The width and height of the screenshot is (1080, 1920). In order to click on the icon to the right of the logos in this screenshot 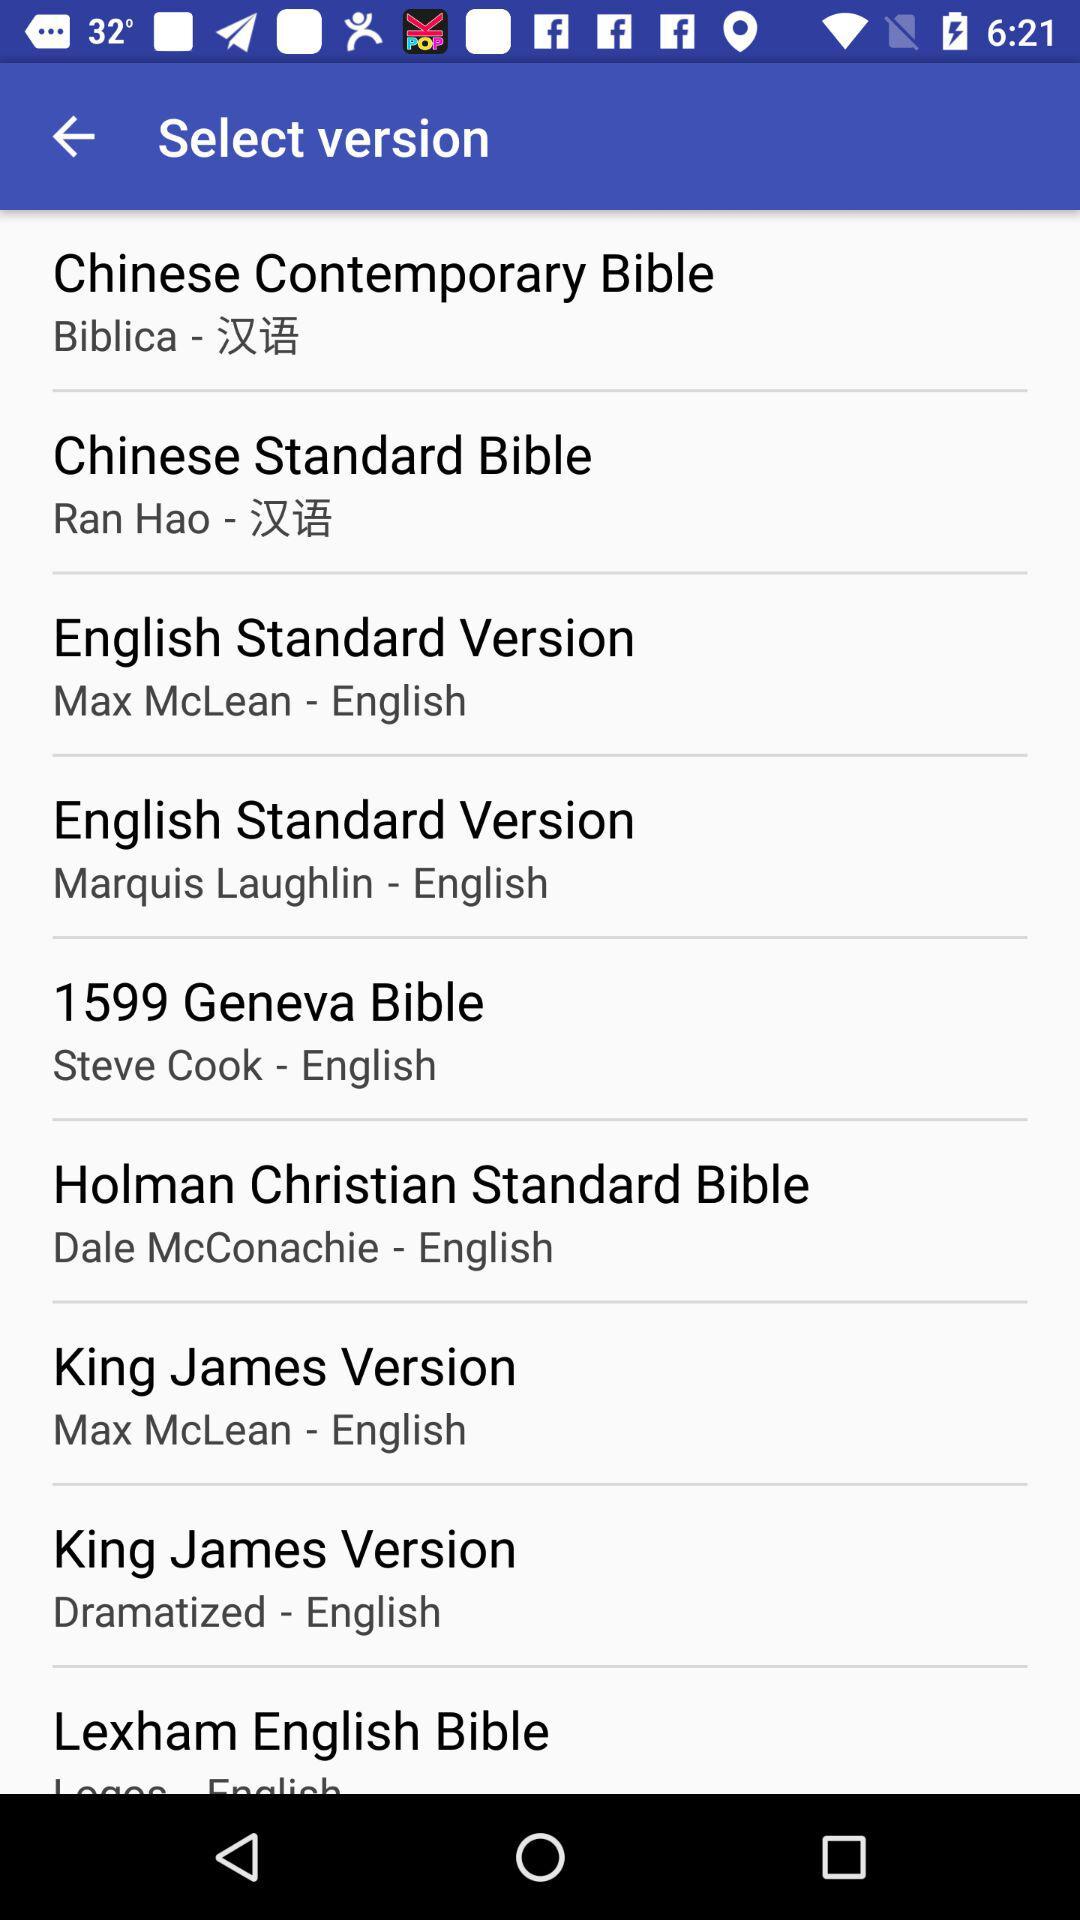, I will do `click(187, 1779)`.